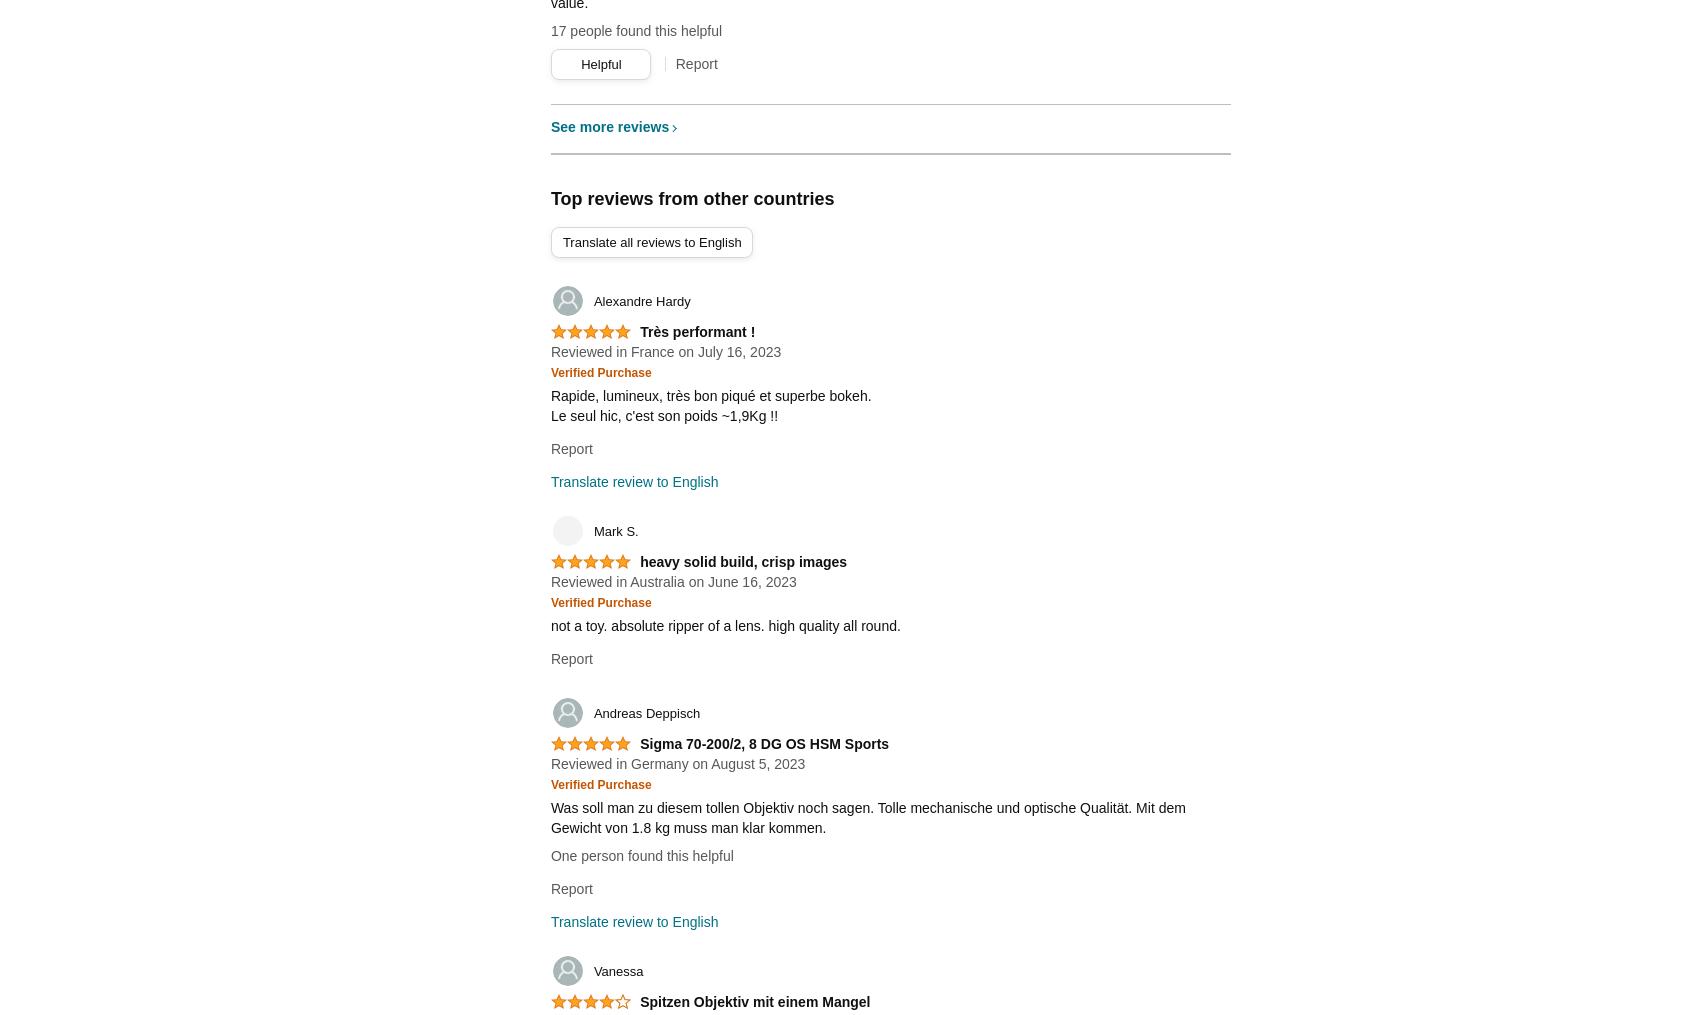  What do you see at coordinates (614, 531) in the screenshot?
I see `'Mark S.'` at bounding box center [614, 531].